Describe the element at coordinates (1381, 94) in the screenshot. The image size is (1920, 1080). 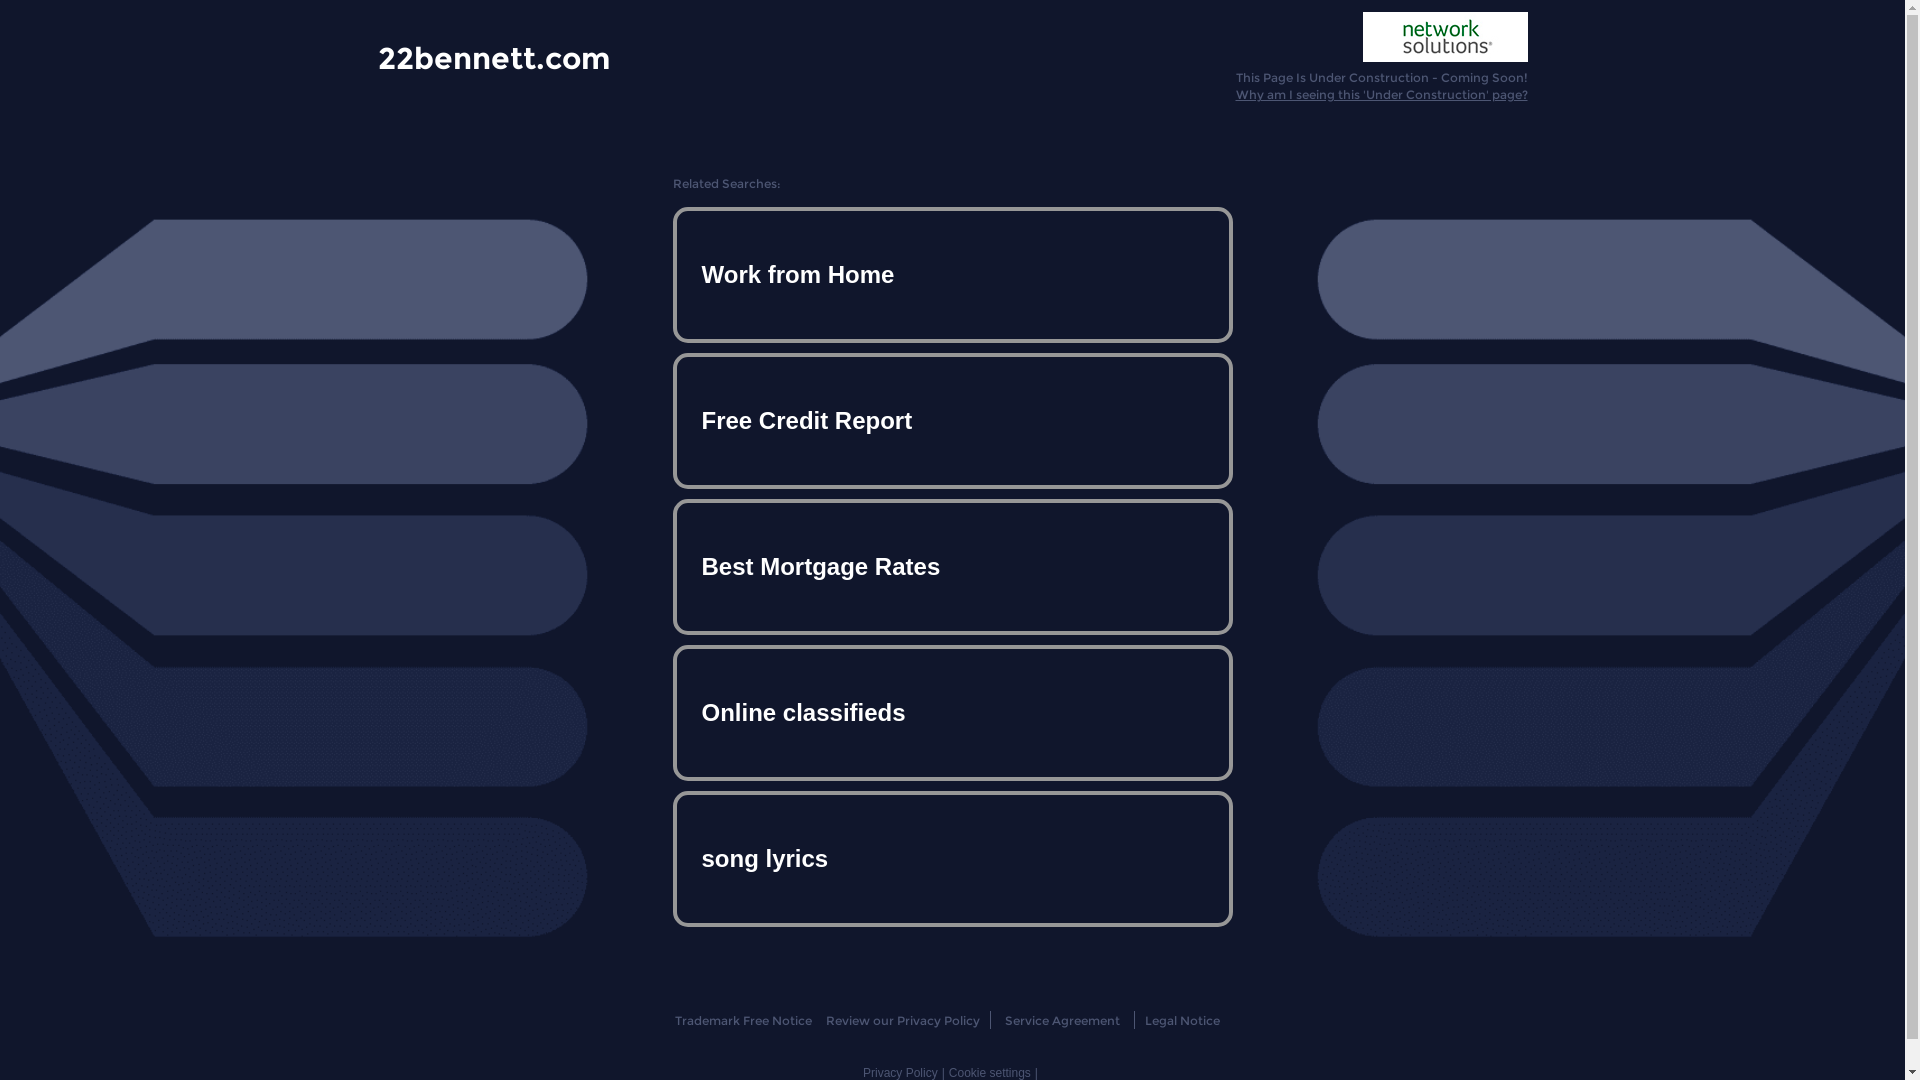
I see `'Why am I seeing this 'Under Construction' page?'` at that location.